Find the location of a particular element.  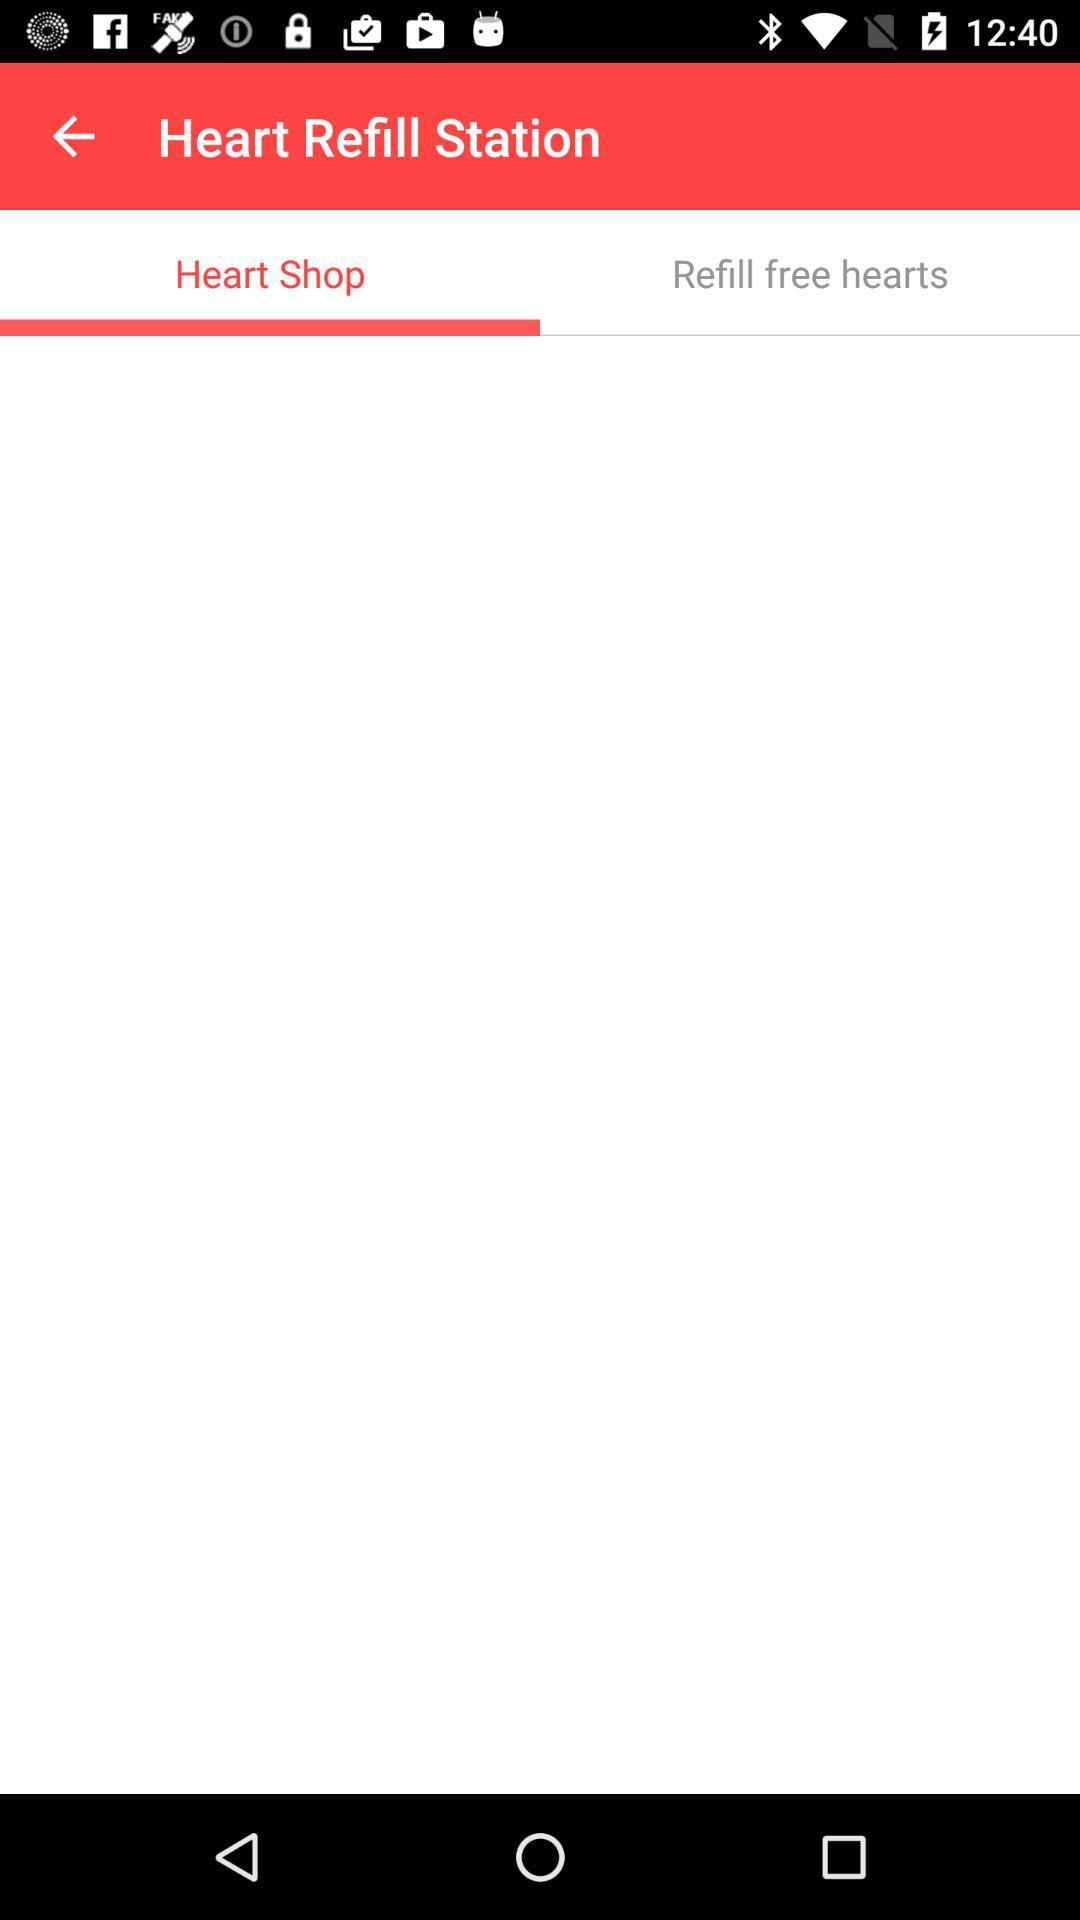

the icon next to refill free hearts item is located at coordinates (270, 272).